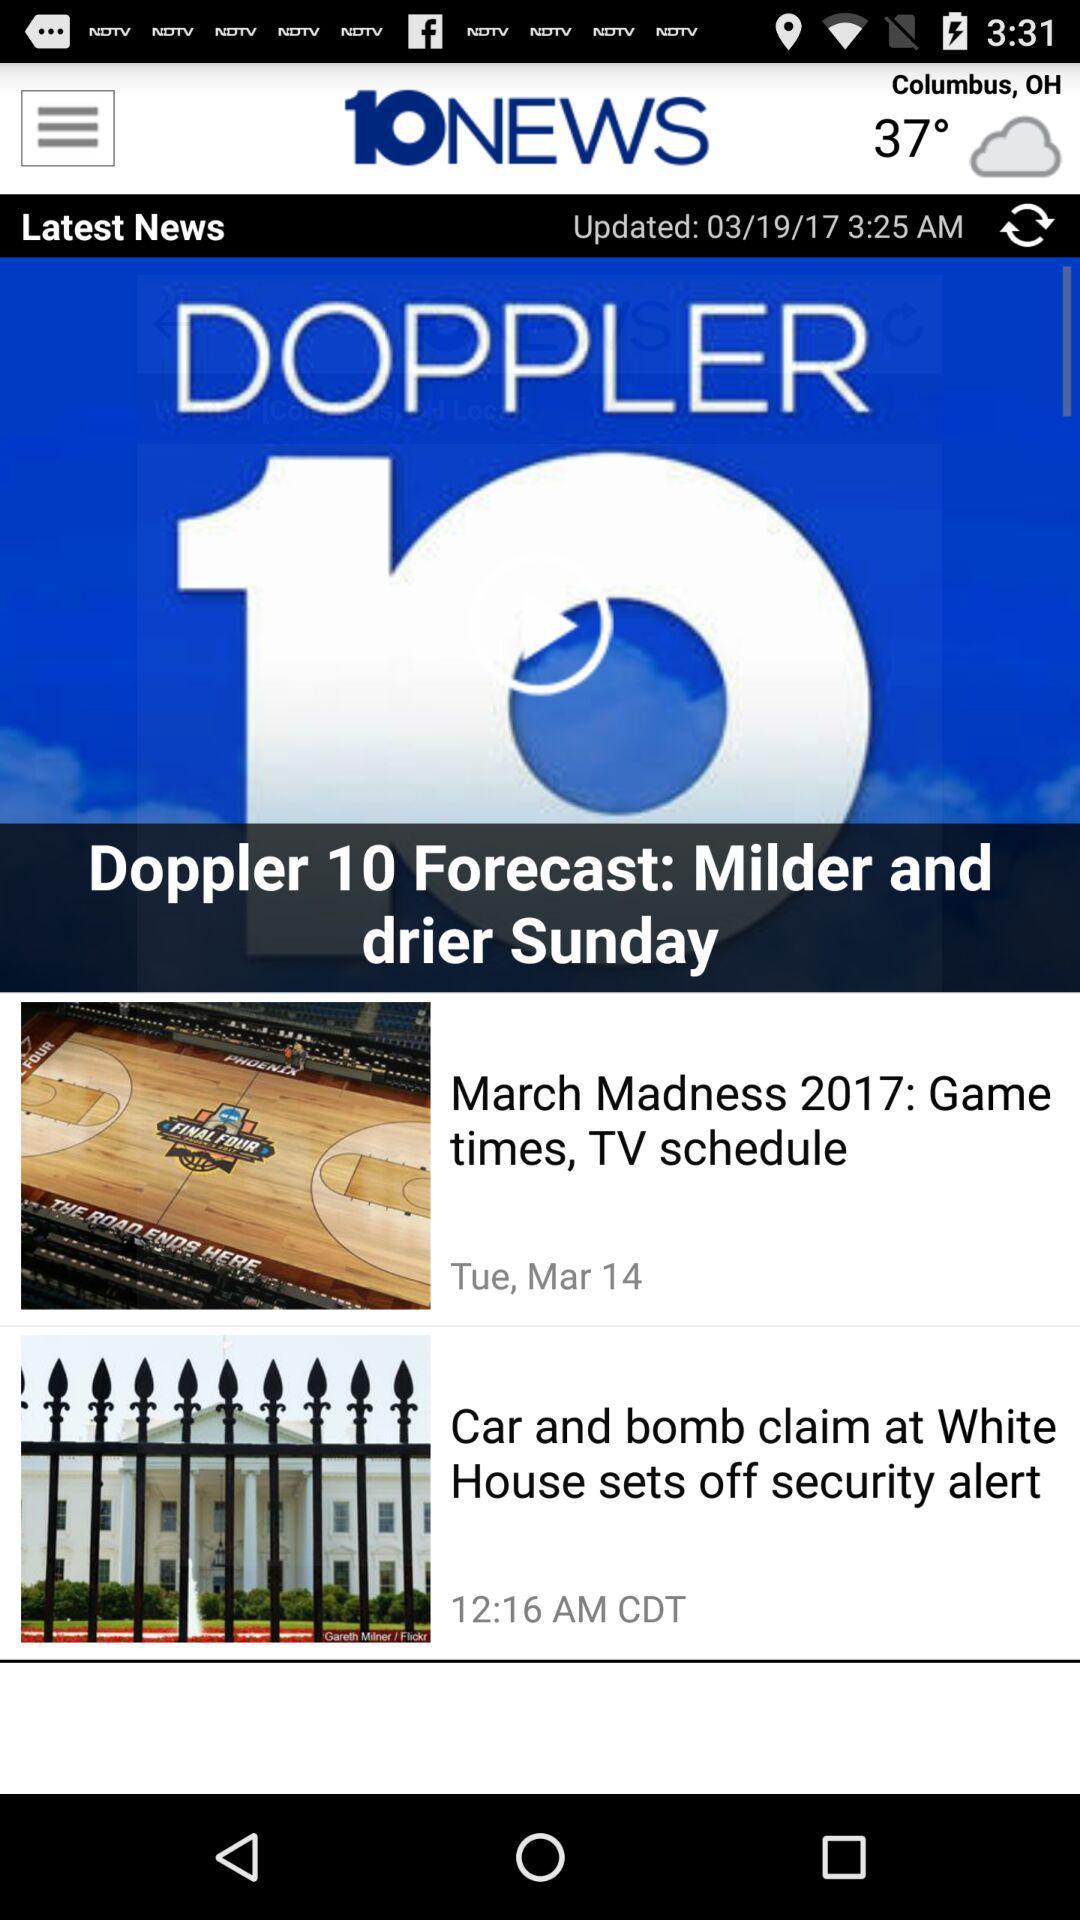  Describe the element at coordinates (540, 127) in the screenshot. I see `button to get to home screen` at that location.